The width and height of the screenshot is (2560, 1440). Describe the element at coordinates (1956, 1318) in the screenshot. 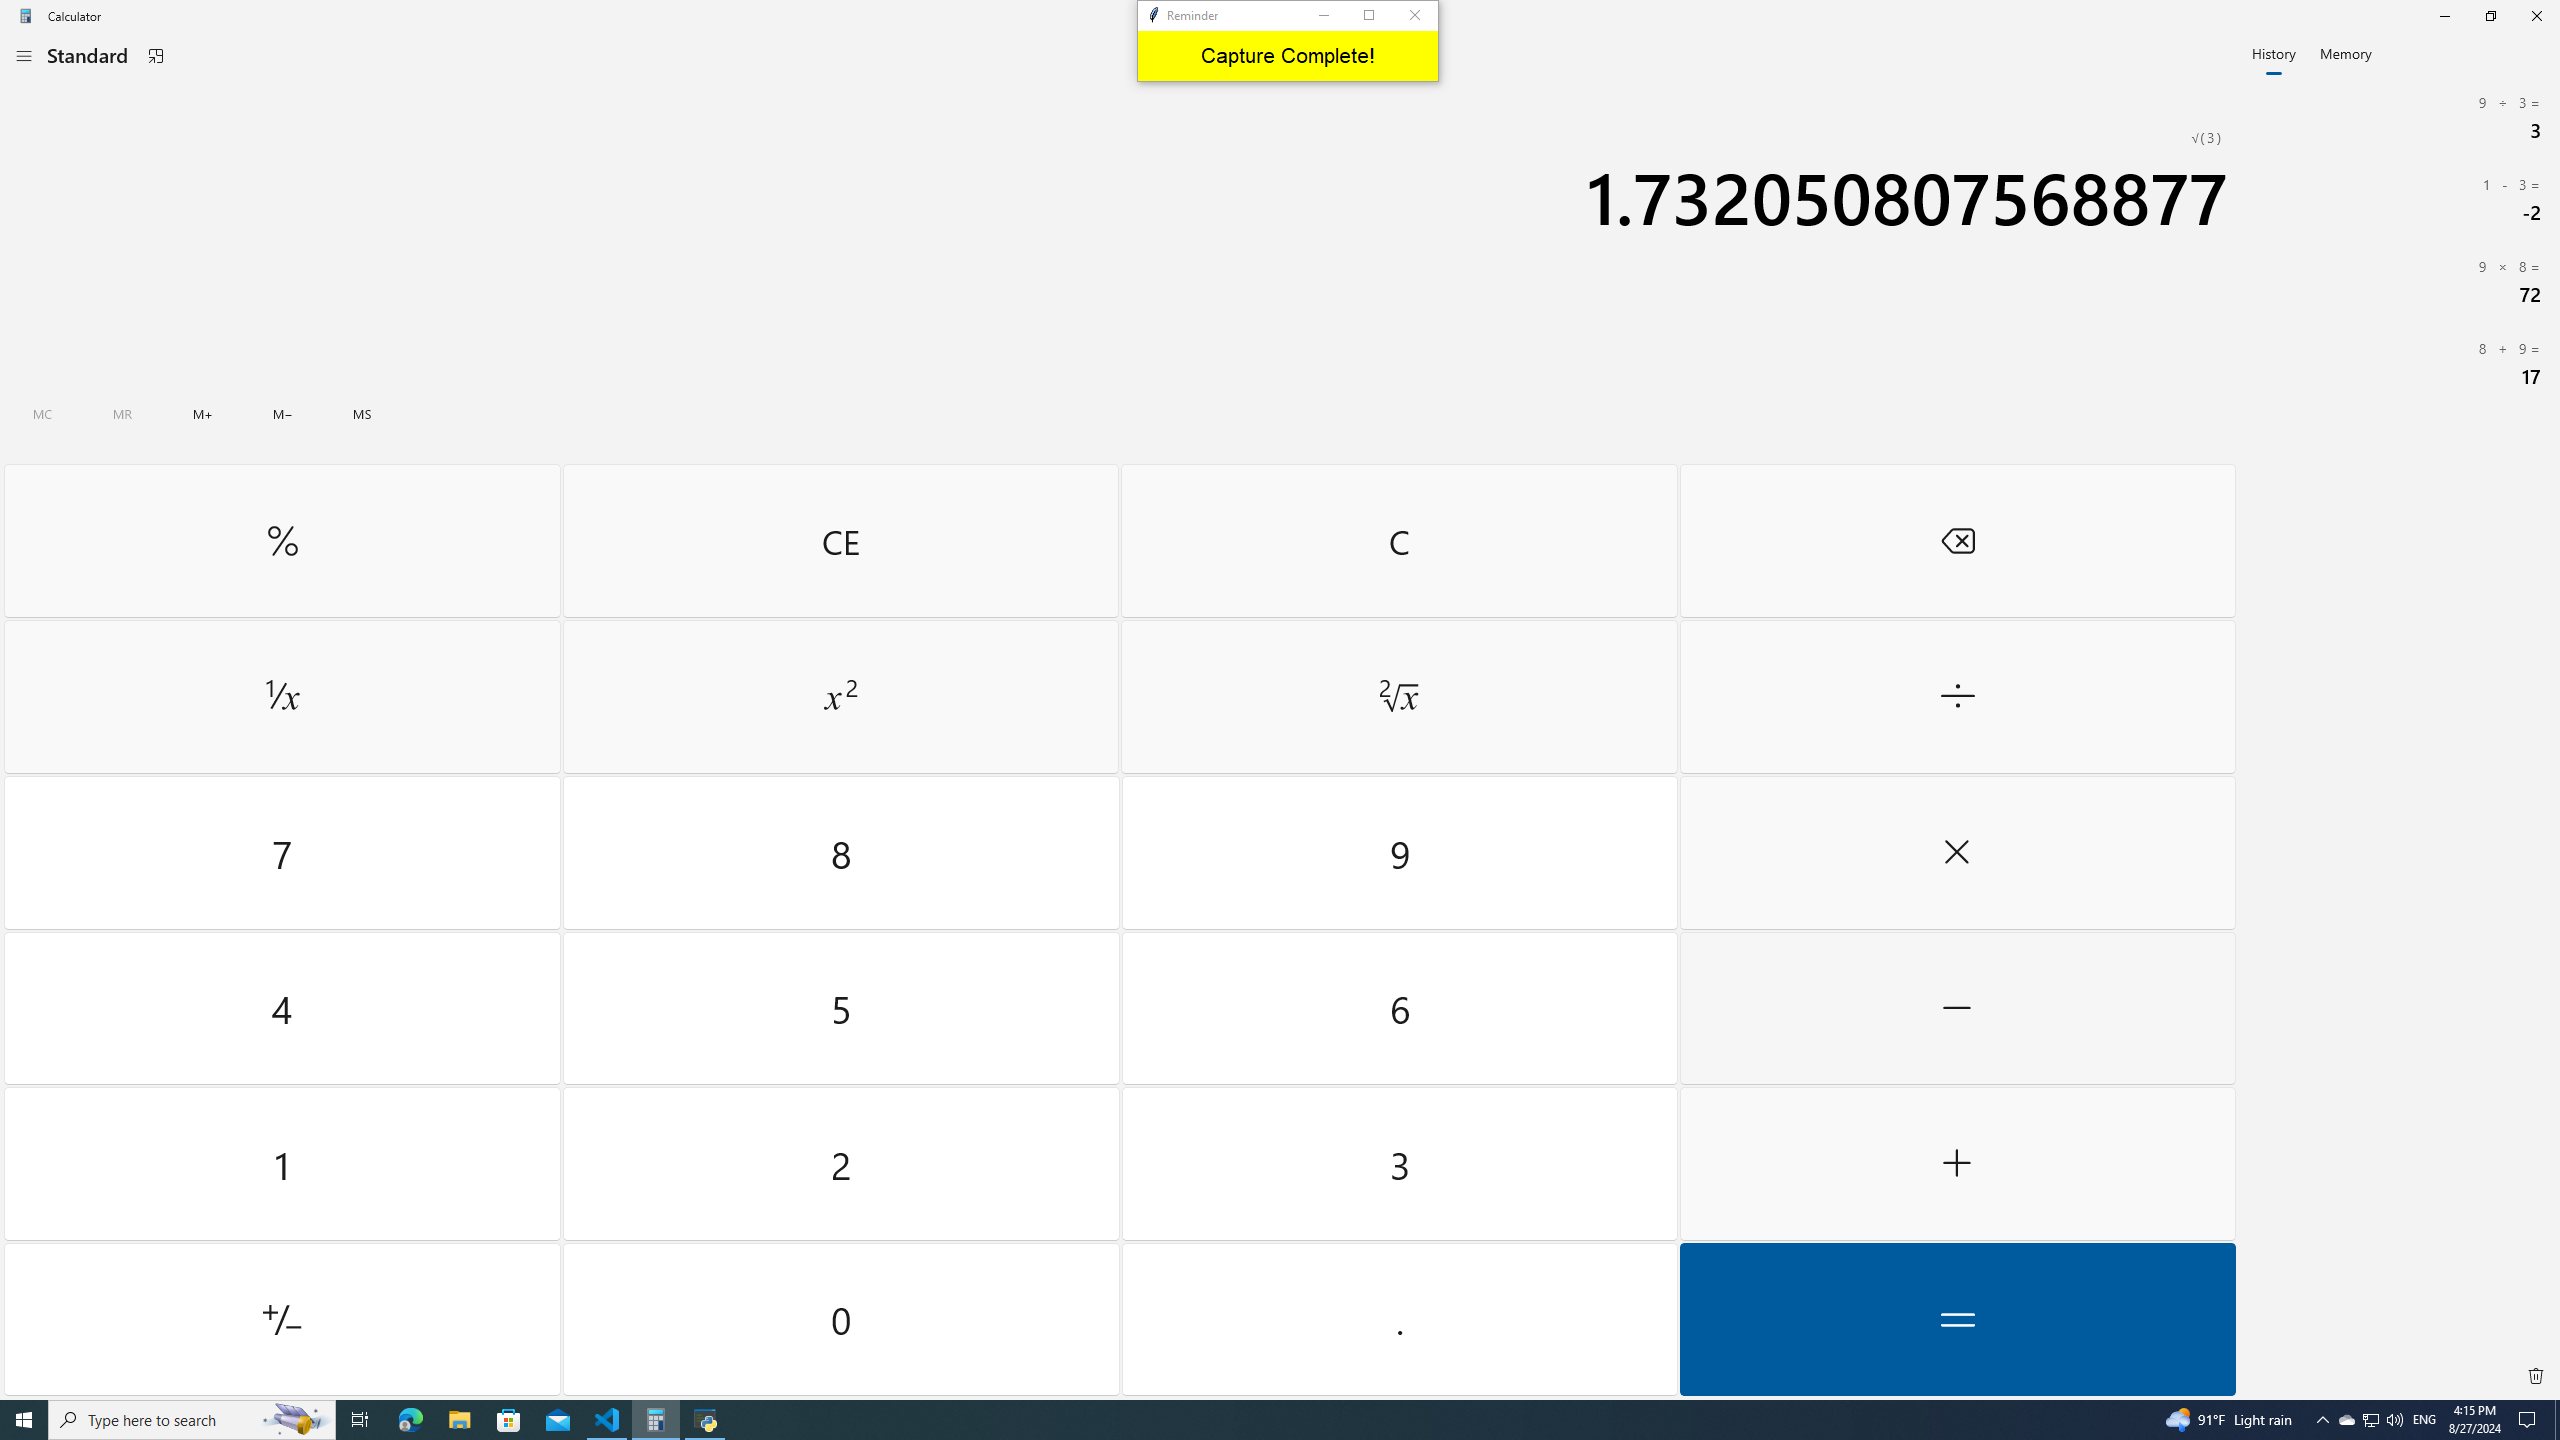

I see `'Equals'` at that location.